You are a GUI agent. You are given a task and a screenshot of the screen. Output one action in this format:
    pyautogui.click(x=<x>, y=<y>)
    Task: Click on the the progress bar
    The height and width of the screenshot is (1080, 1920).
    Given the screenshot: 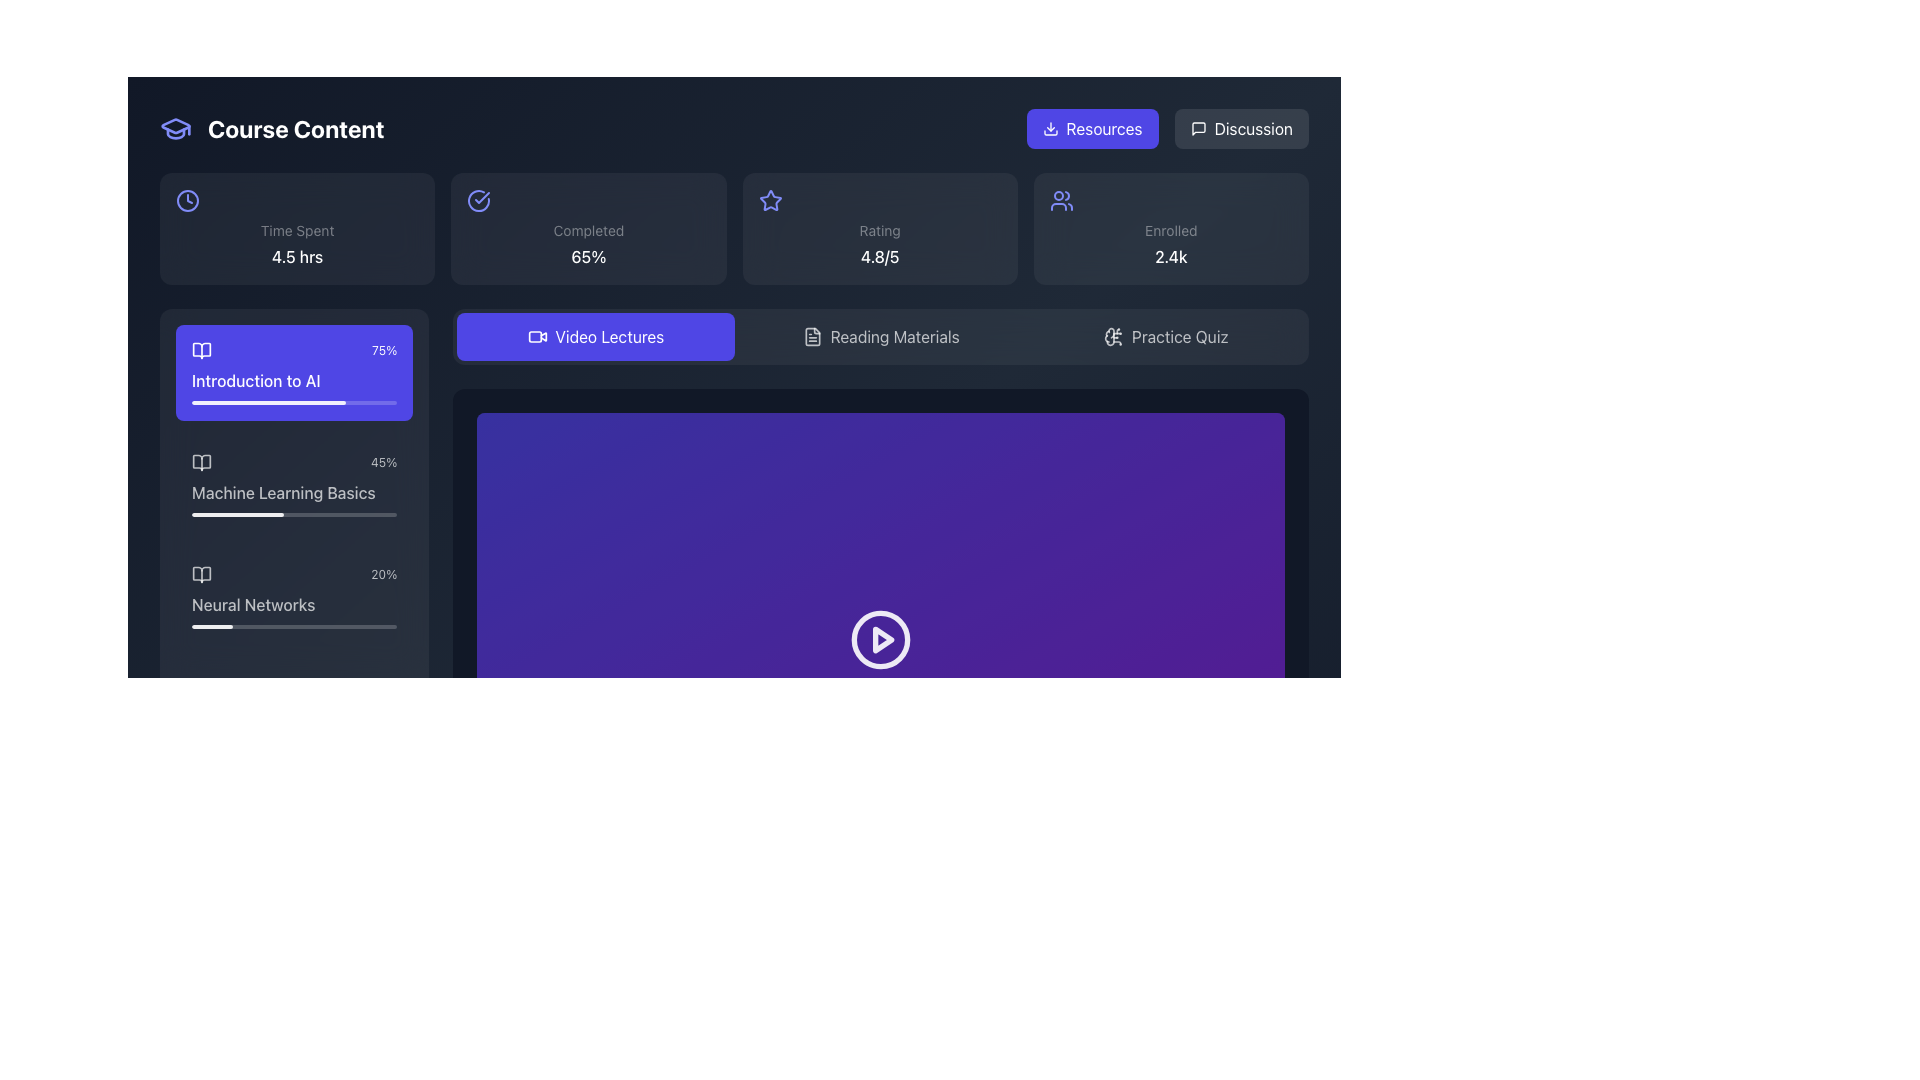 What is the action you would take?
    pyautogui.click(x=268, y=402)
    